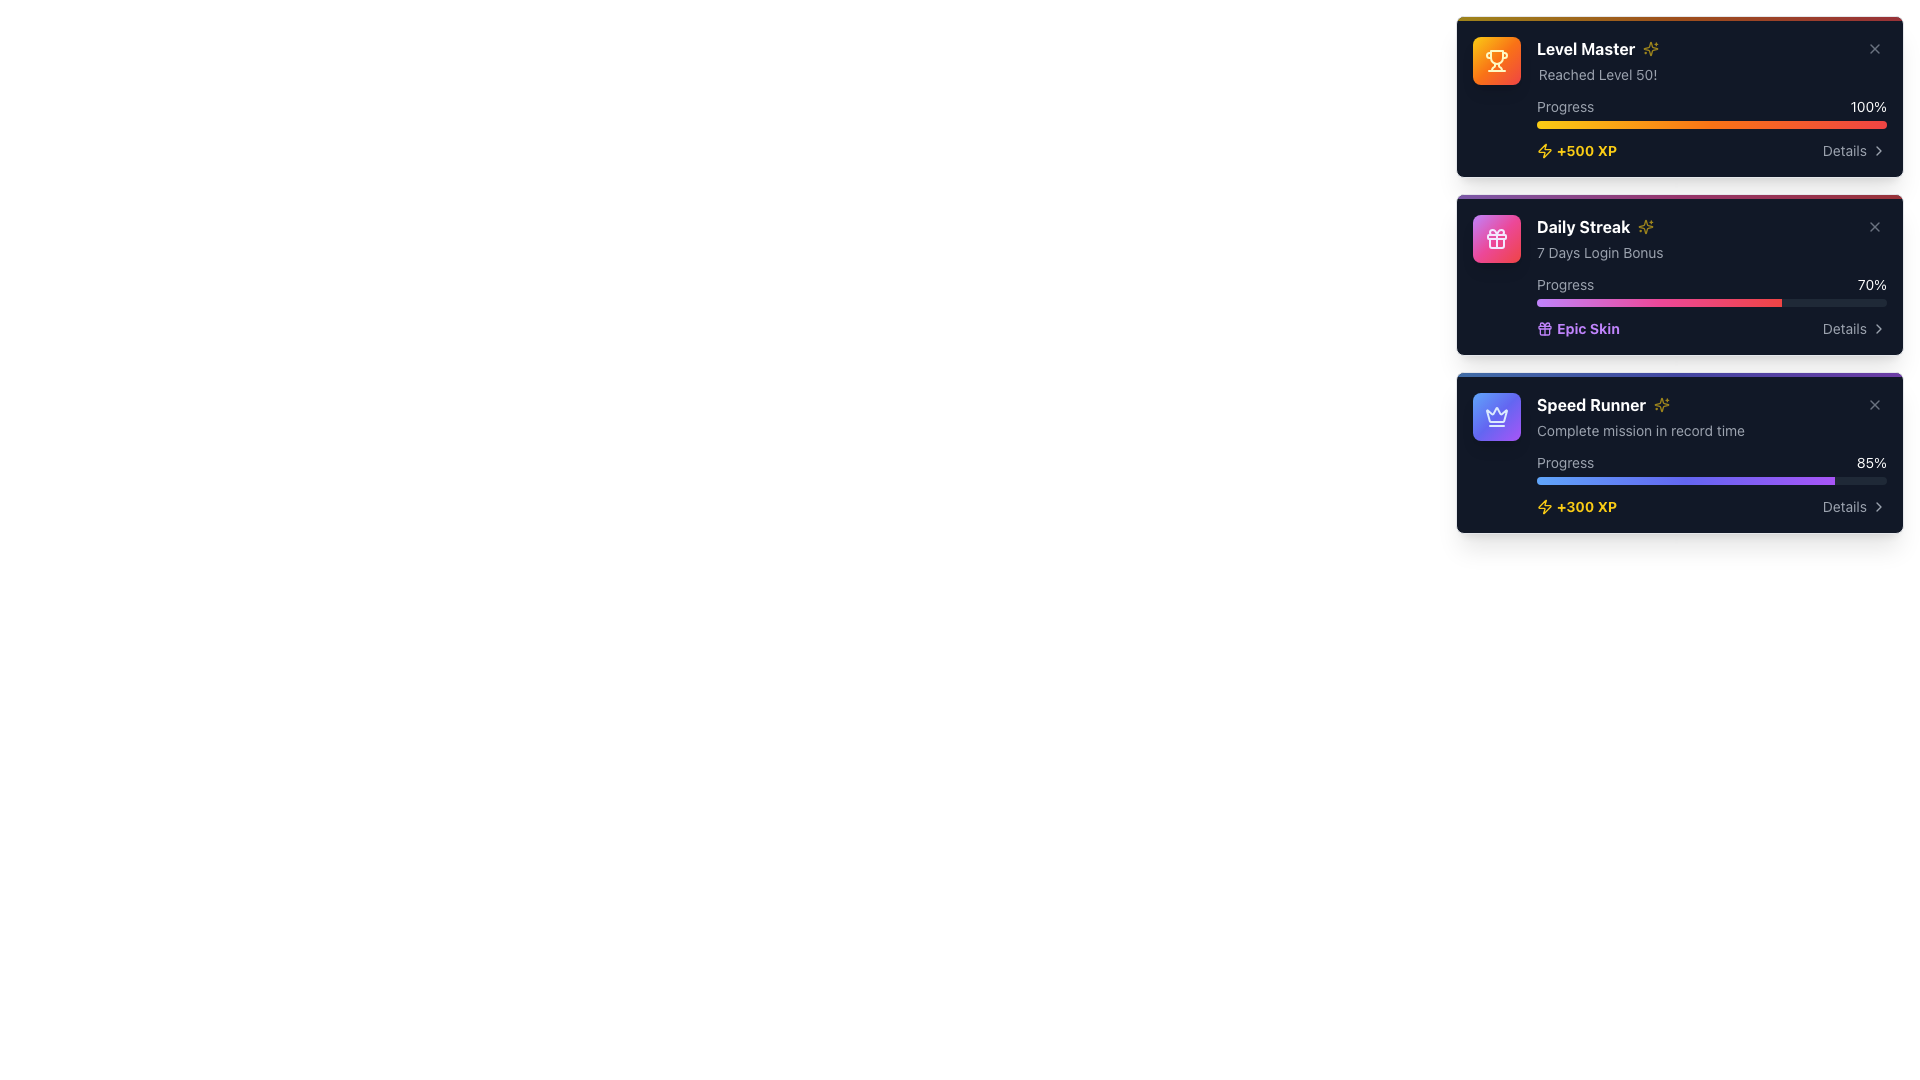 Image resolution: width=1920 pixels, height=1080 pixels. What do you see at coordinates (1680, 196) in the screenshot?
I see `the vibrant gradient progress bar located within the 'Daily Streak' card, positioned directly below the '7 Days Login Bonus' text` at bounding box center [1680, 196].